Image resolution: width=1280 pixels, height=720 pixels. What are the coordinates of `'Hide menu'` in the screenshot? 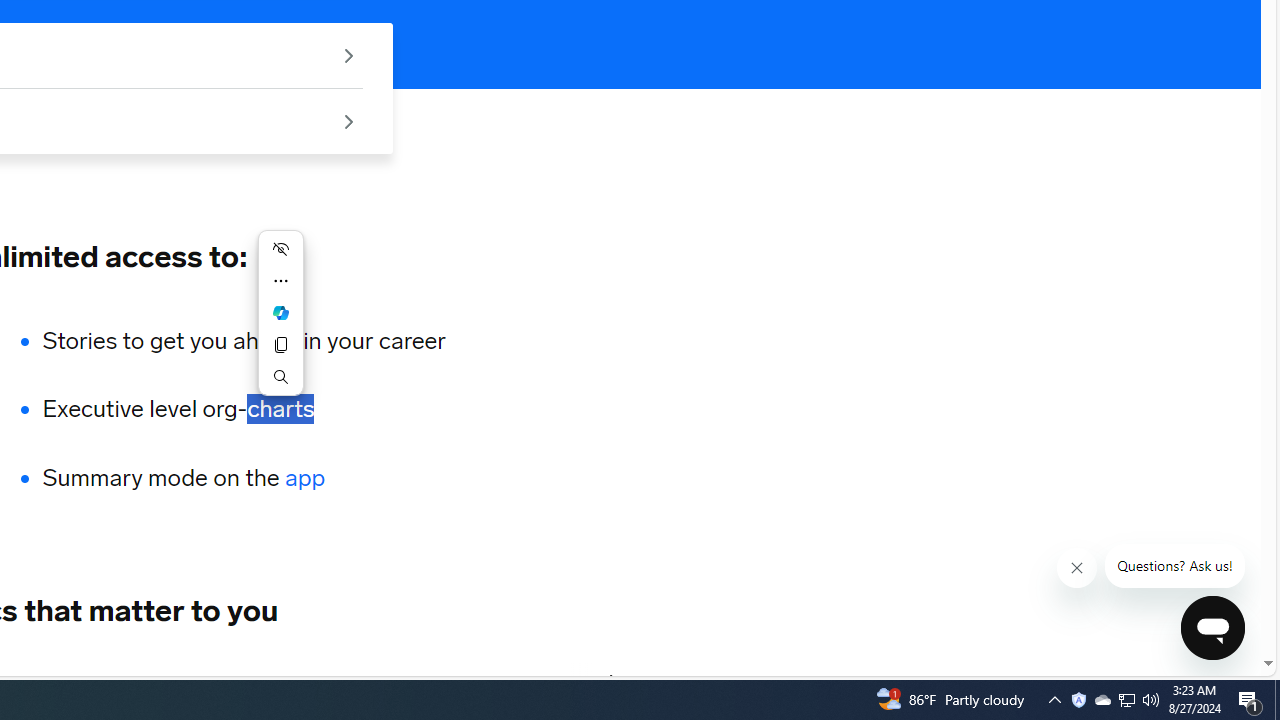 It's located at (279, 248).